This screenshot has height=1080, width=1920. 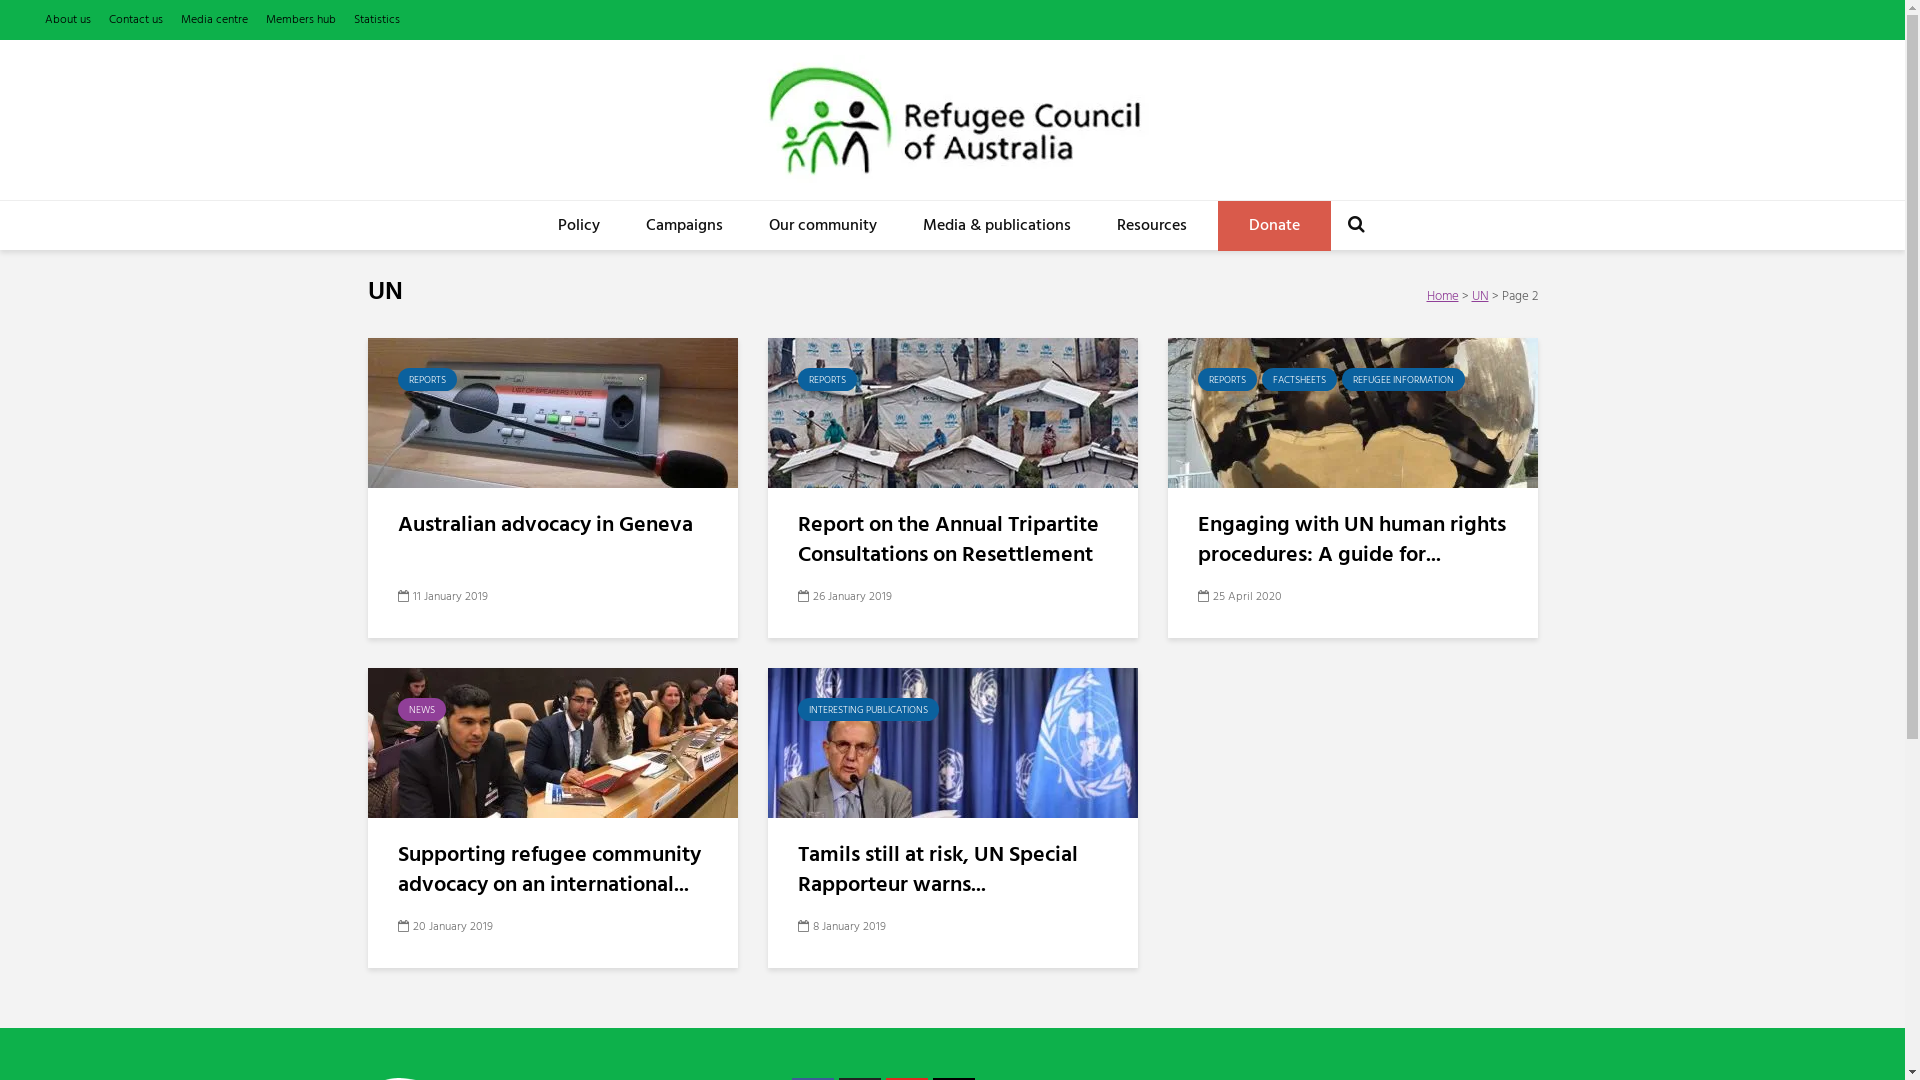 What do you see at coordinates (1261, 379) in the screenshot?
I see `'FACTSHEETS'` at bounding box center [1261, 379].